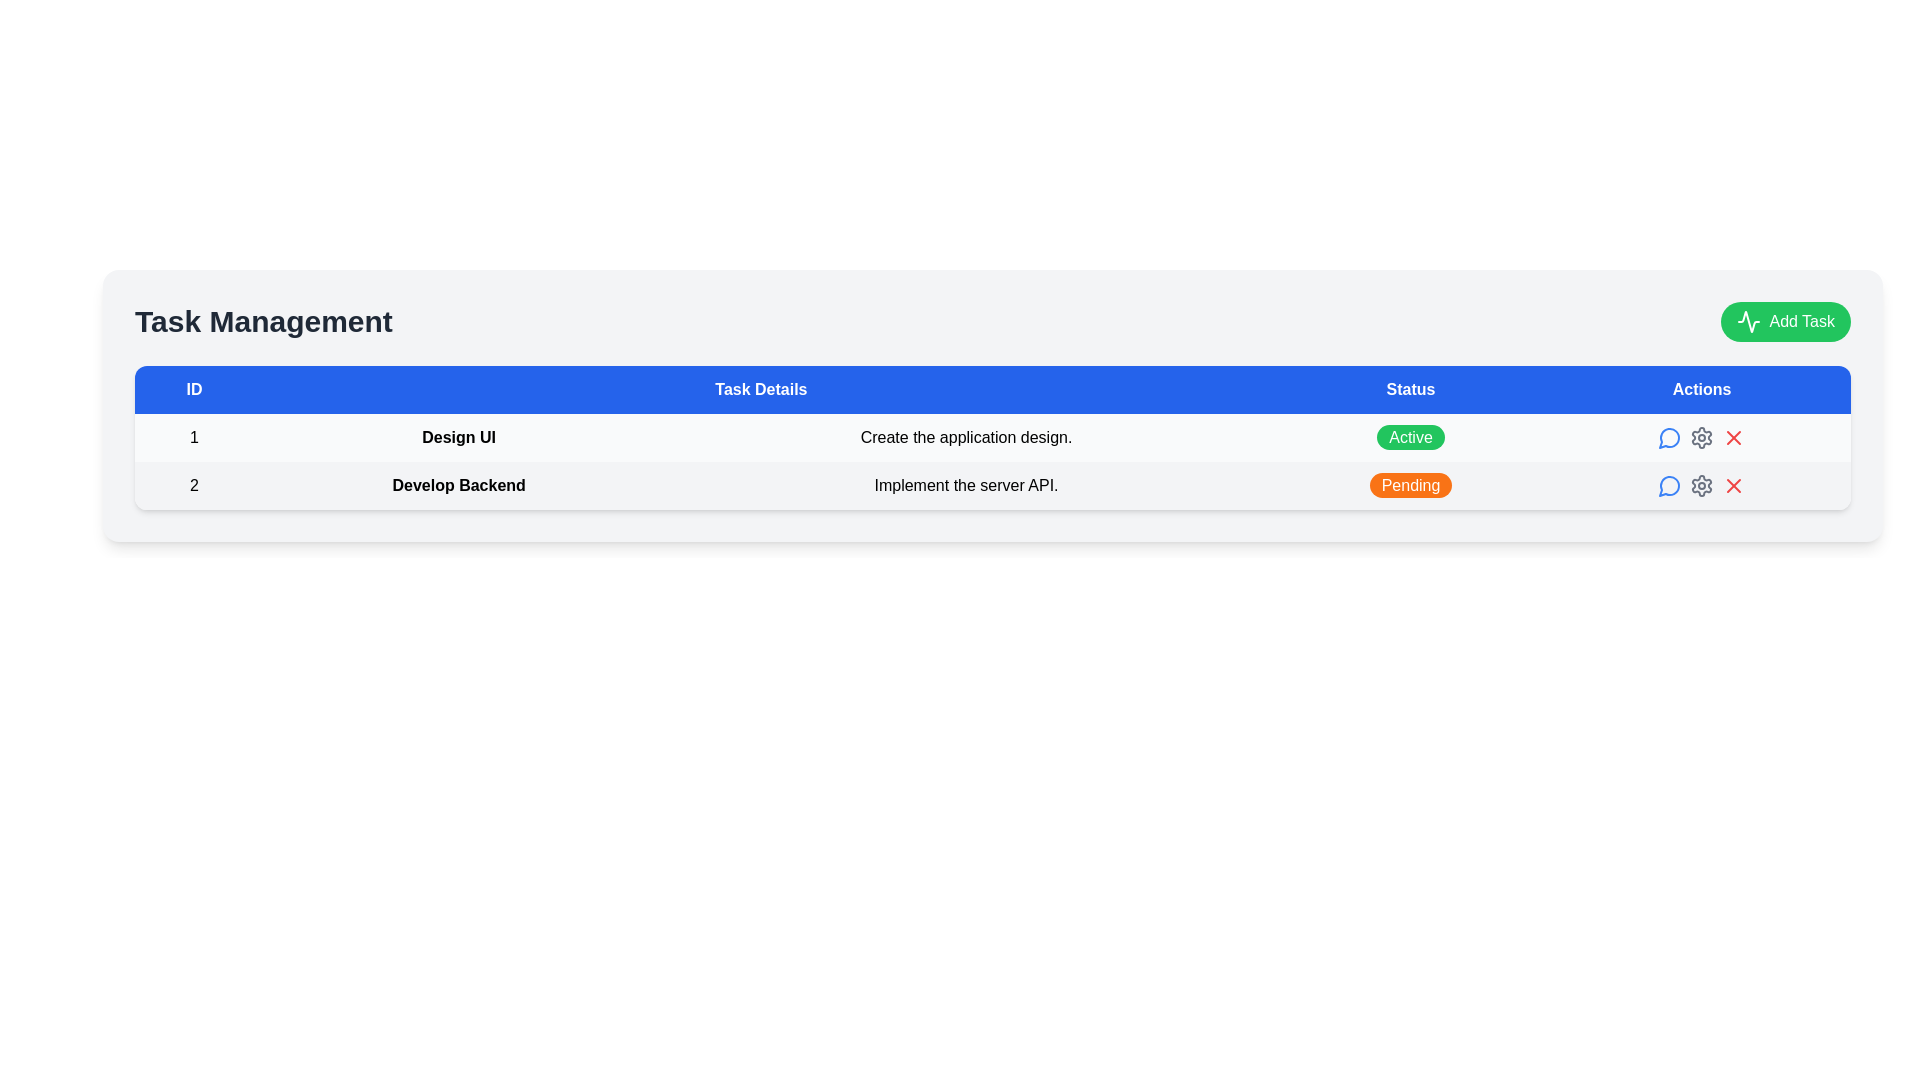 This screenshot has height=1080, width=1920. What do you see at coordinates (1410, 485) in the screenshot?
I see `the status of the 'Pending' Status indicator tag located in the second row of the 'Status' column, aligned with the 'Develop Backend' task` at bounding box center [1410, 485].